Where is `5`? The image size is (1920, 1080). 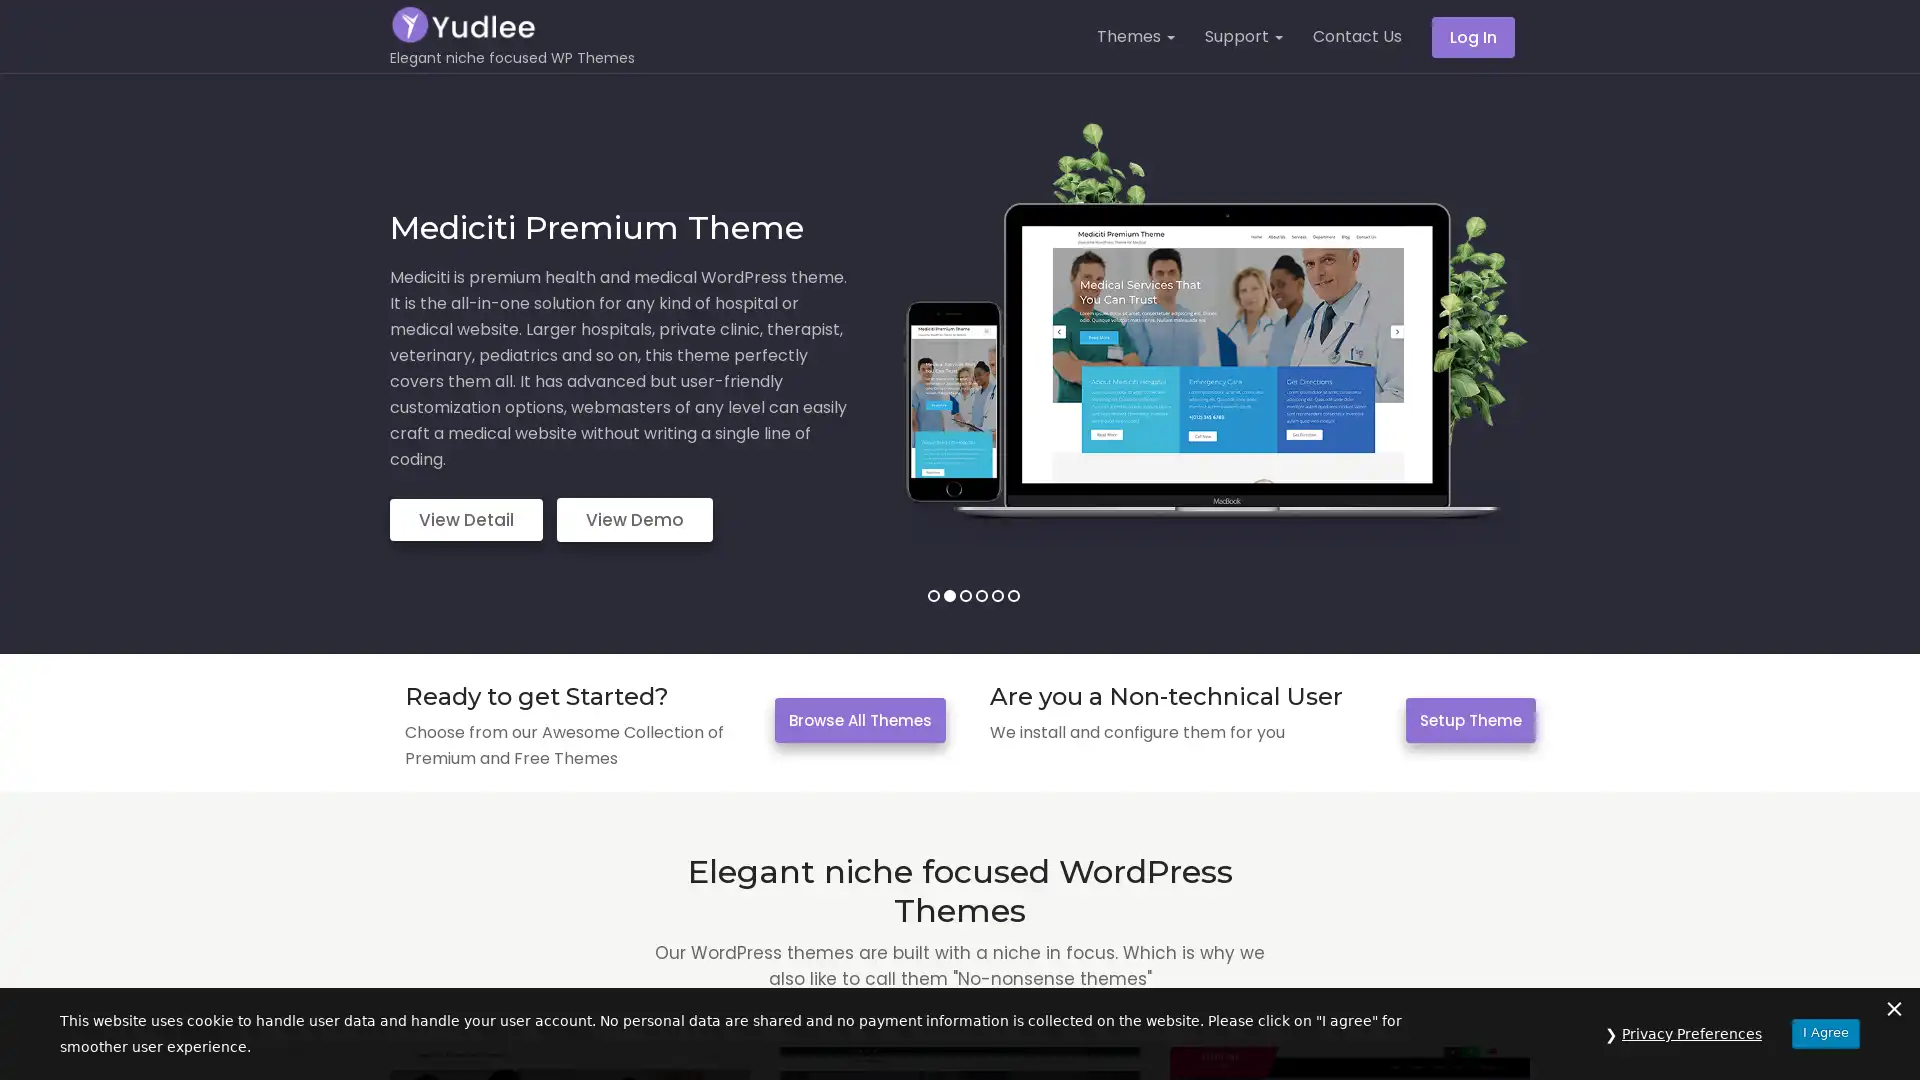 5 is located at coordinates (997, 595).